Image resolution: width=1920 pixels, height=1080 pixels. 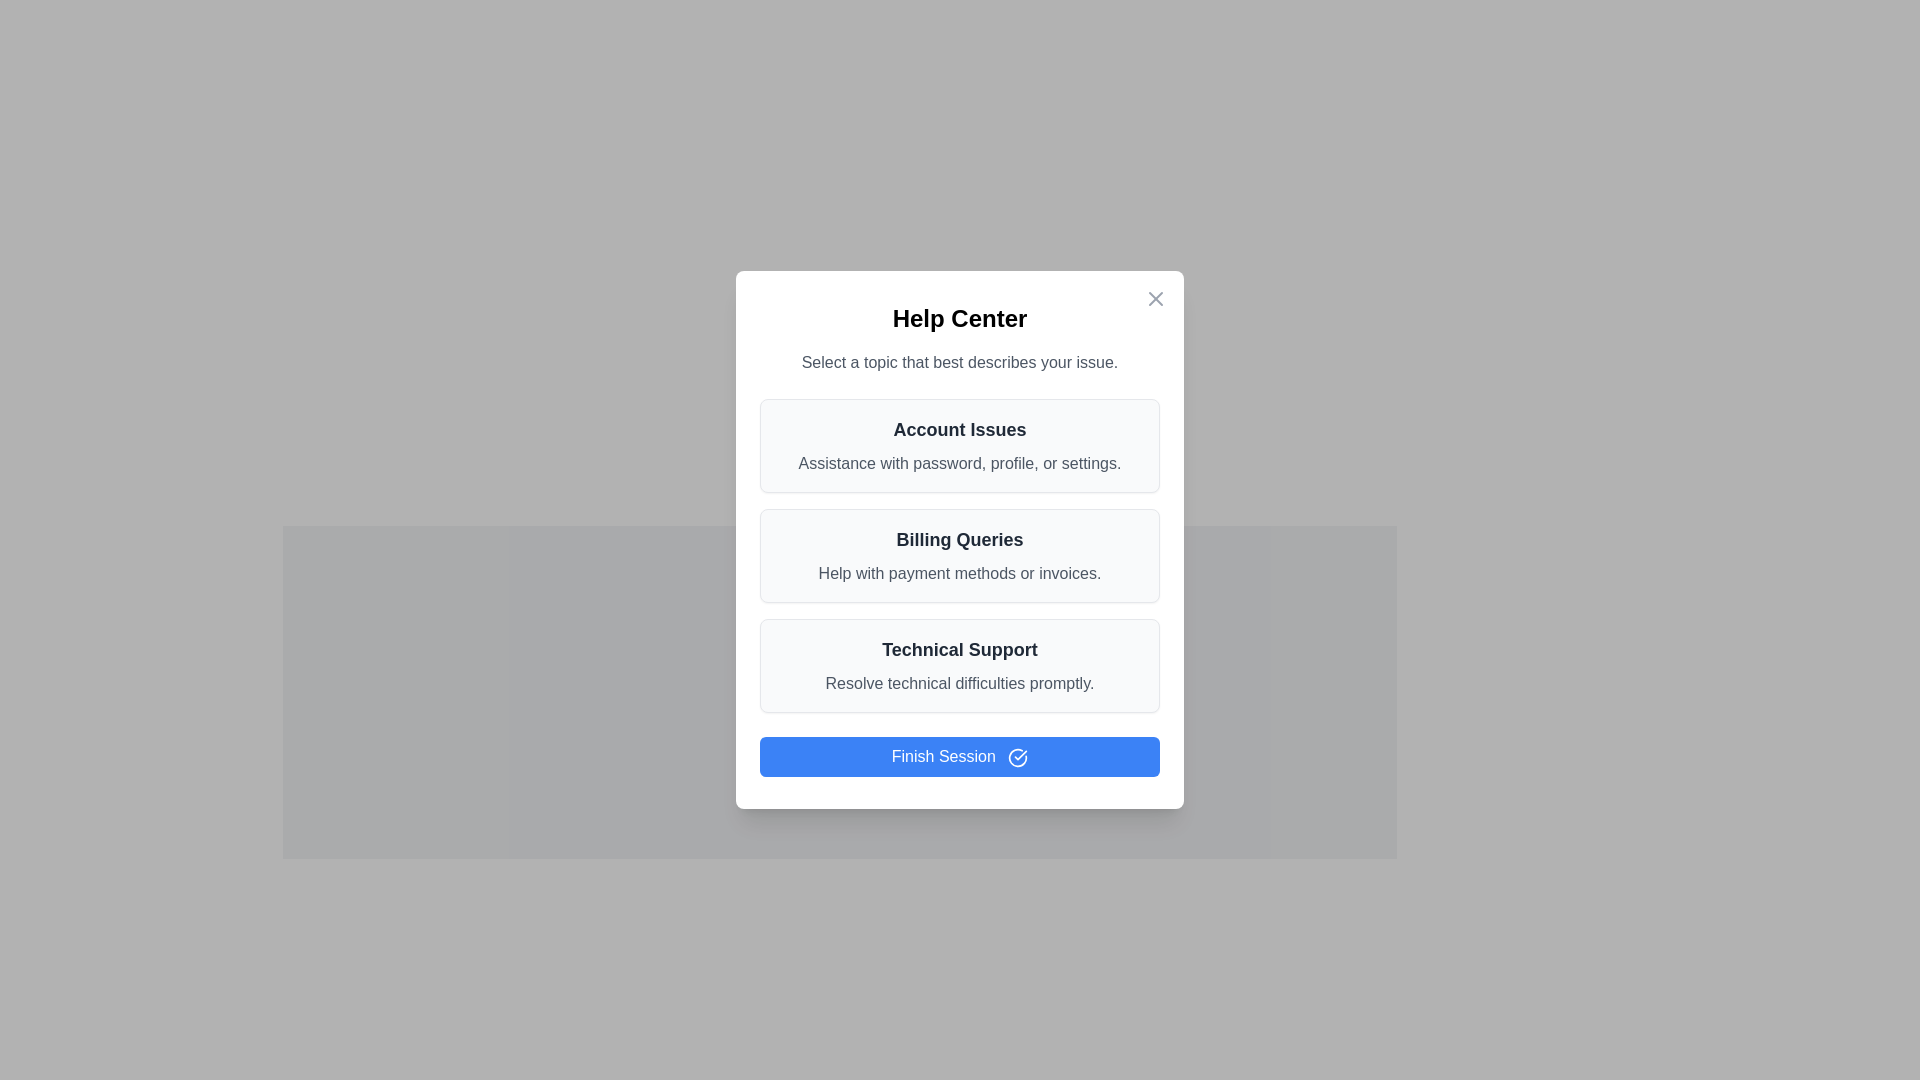 What do you see at coordinates (960, 682) in the screenshot?
I see `the text label that reads 'Resolve technical difficulties promptly.' which is styled in gray font and located below the title 'Technical Support' in the Help Center modal` at bounding box center [960, 682].